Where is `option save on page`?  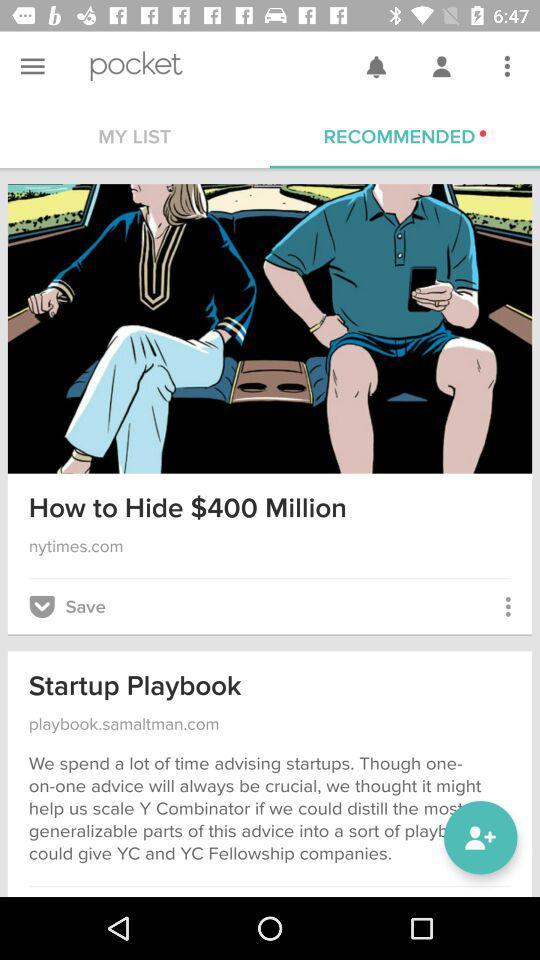 option save on page is located at coordinates (67, 606).